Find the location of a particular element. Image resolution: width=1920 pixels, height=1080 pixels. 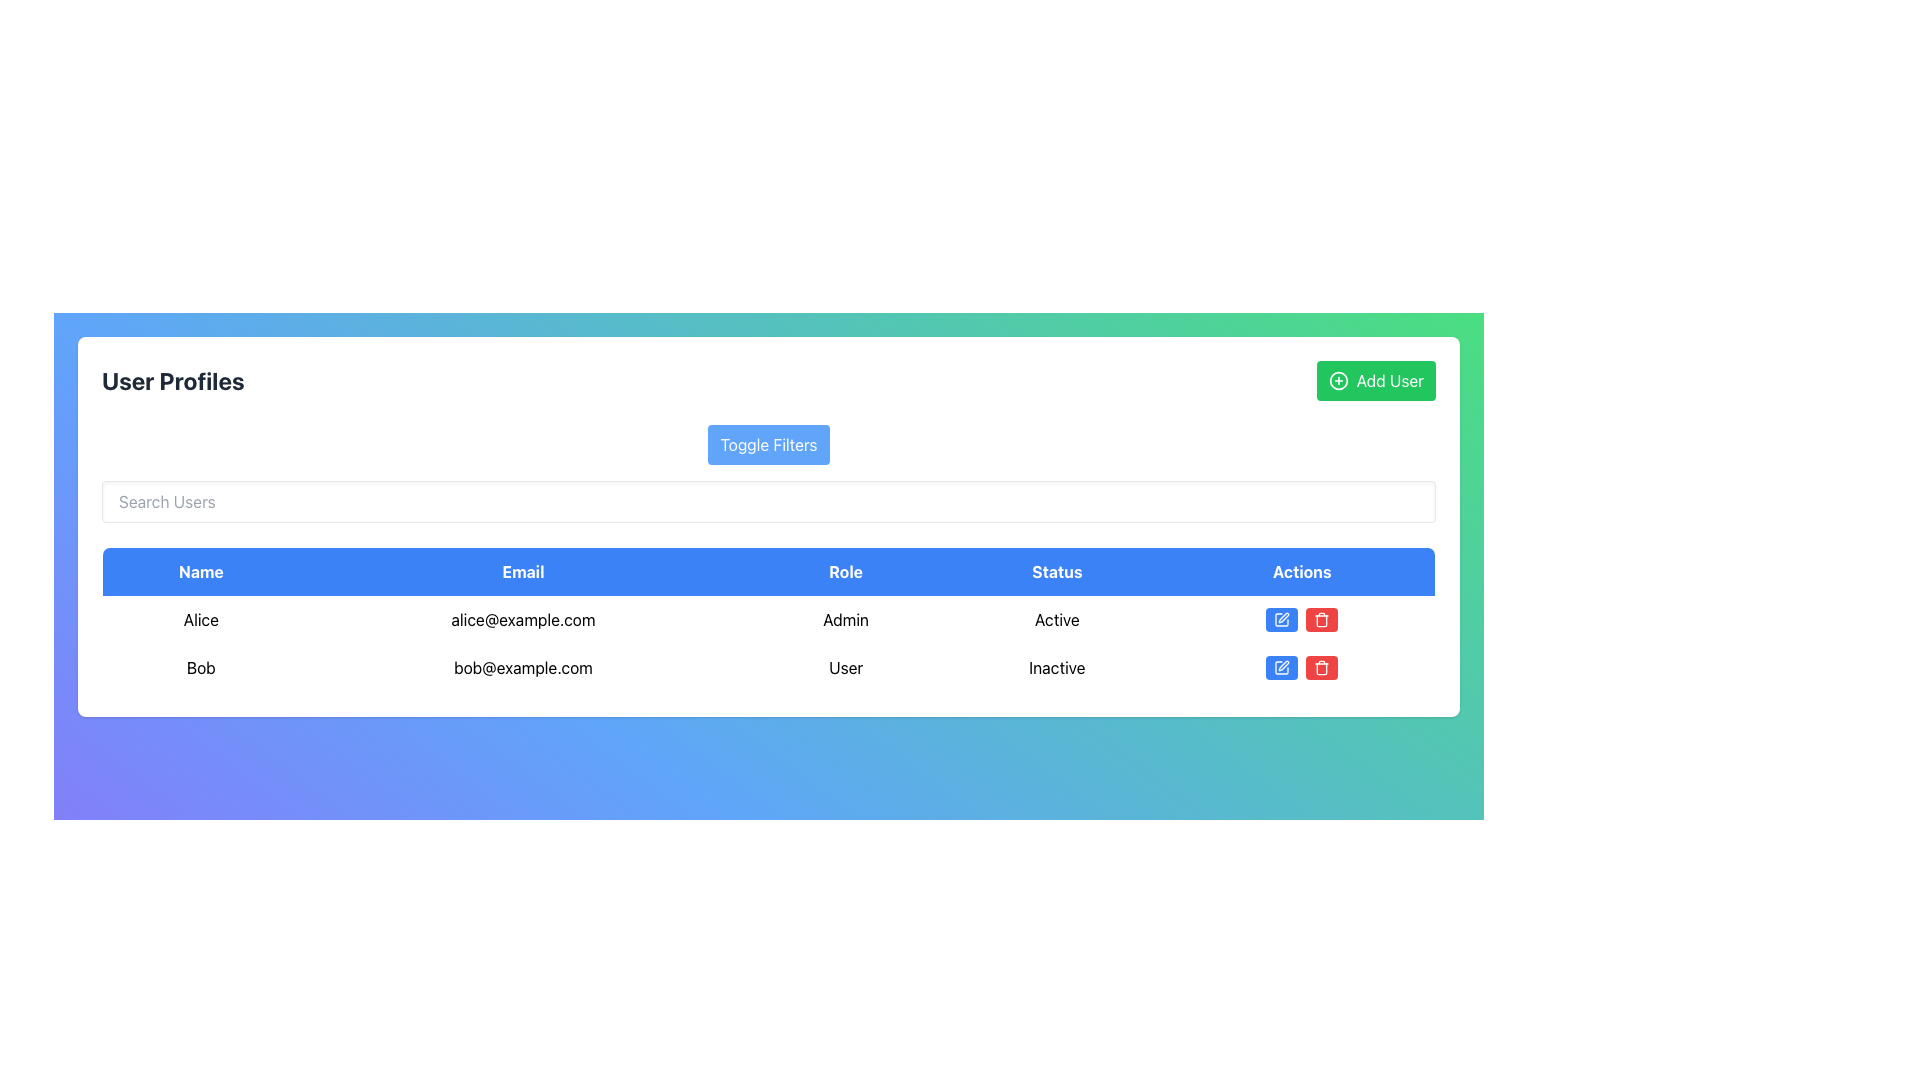

the edit button in the Actions column for the user 'Alice' to modify user information is located at coordinates (1302, 619).